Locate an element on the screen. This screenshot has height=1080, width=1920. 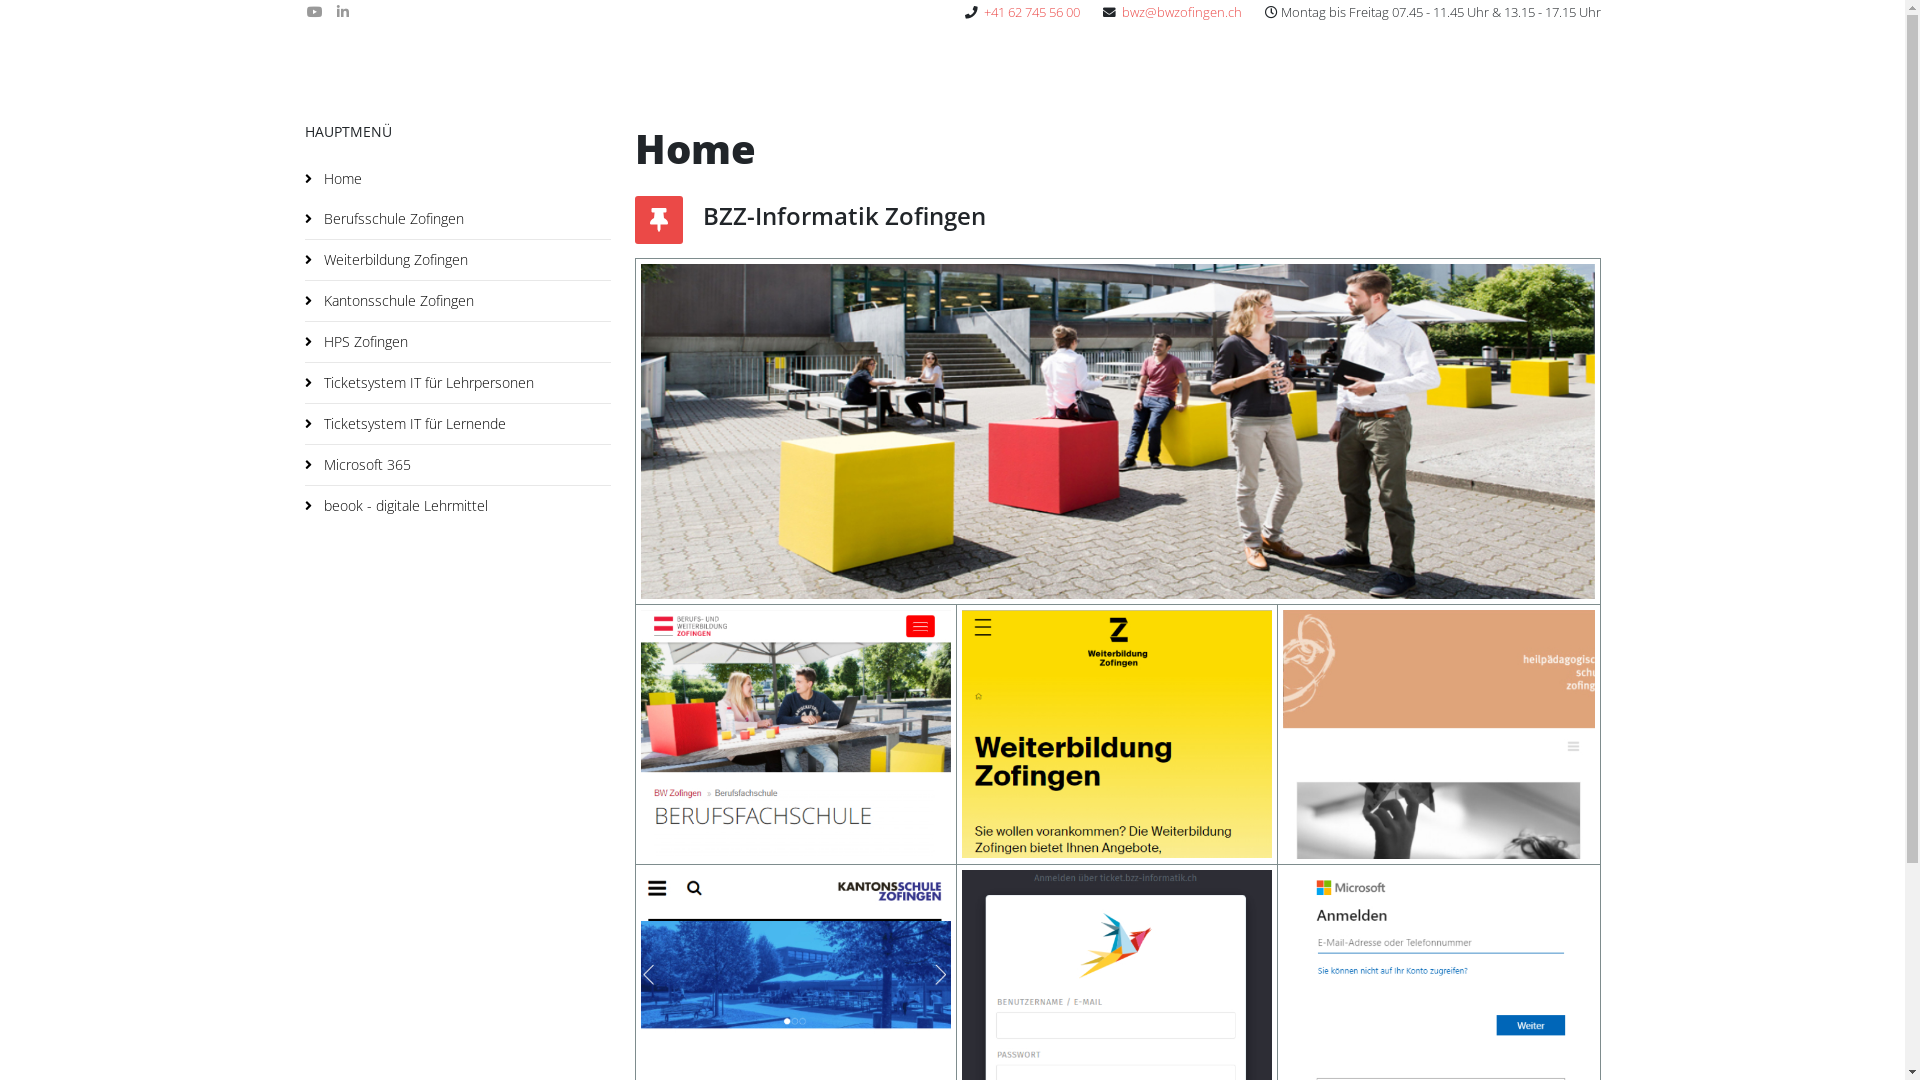
'Kantonsschule Zofingen' is located at coordinates (455, 300).